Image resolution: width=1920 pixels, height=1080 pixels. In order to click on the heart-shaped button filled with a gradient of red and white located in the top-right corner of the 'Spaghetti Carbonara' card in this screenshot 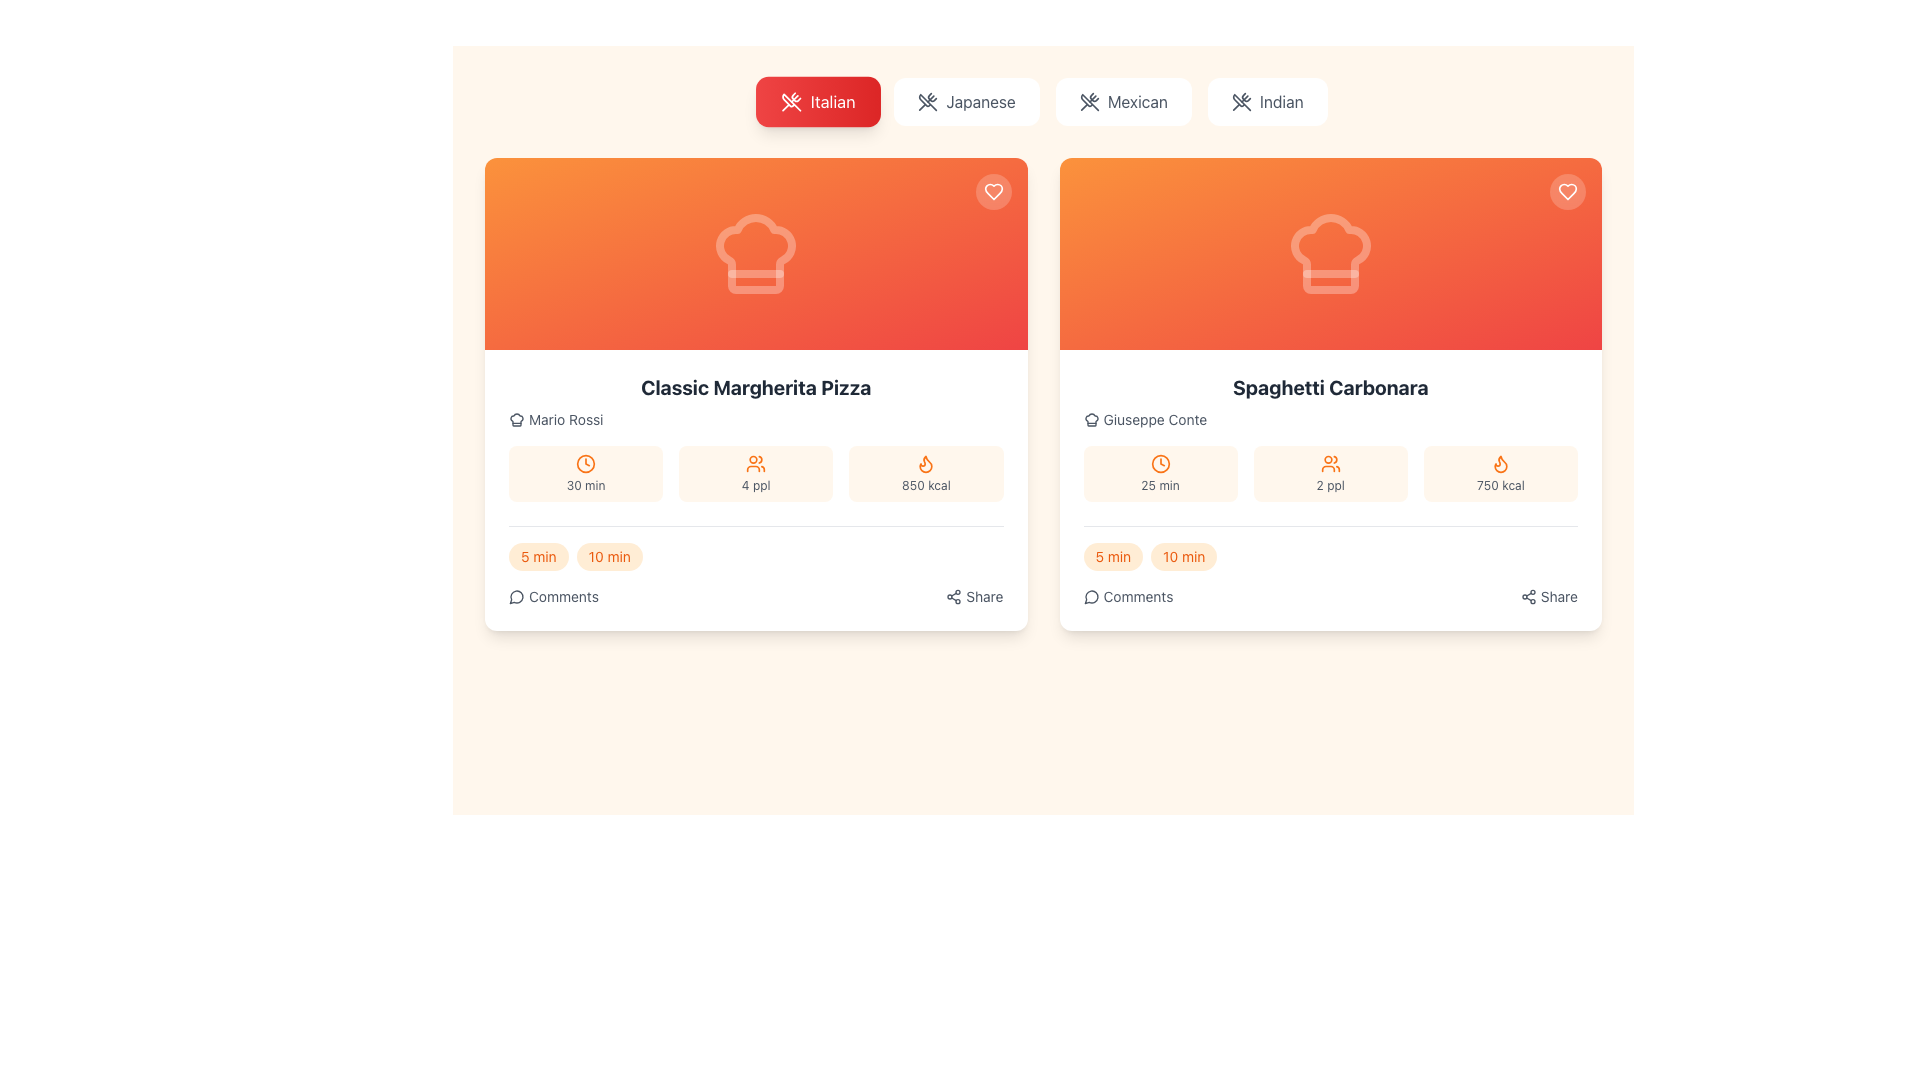, I will do `click(1567, 192)`.